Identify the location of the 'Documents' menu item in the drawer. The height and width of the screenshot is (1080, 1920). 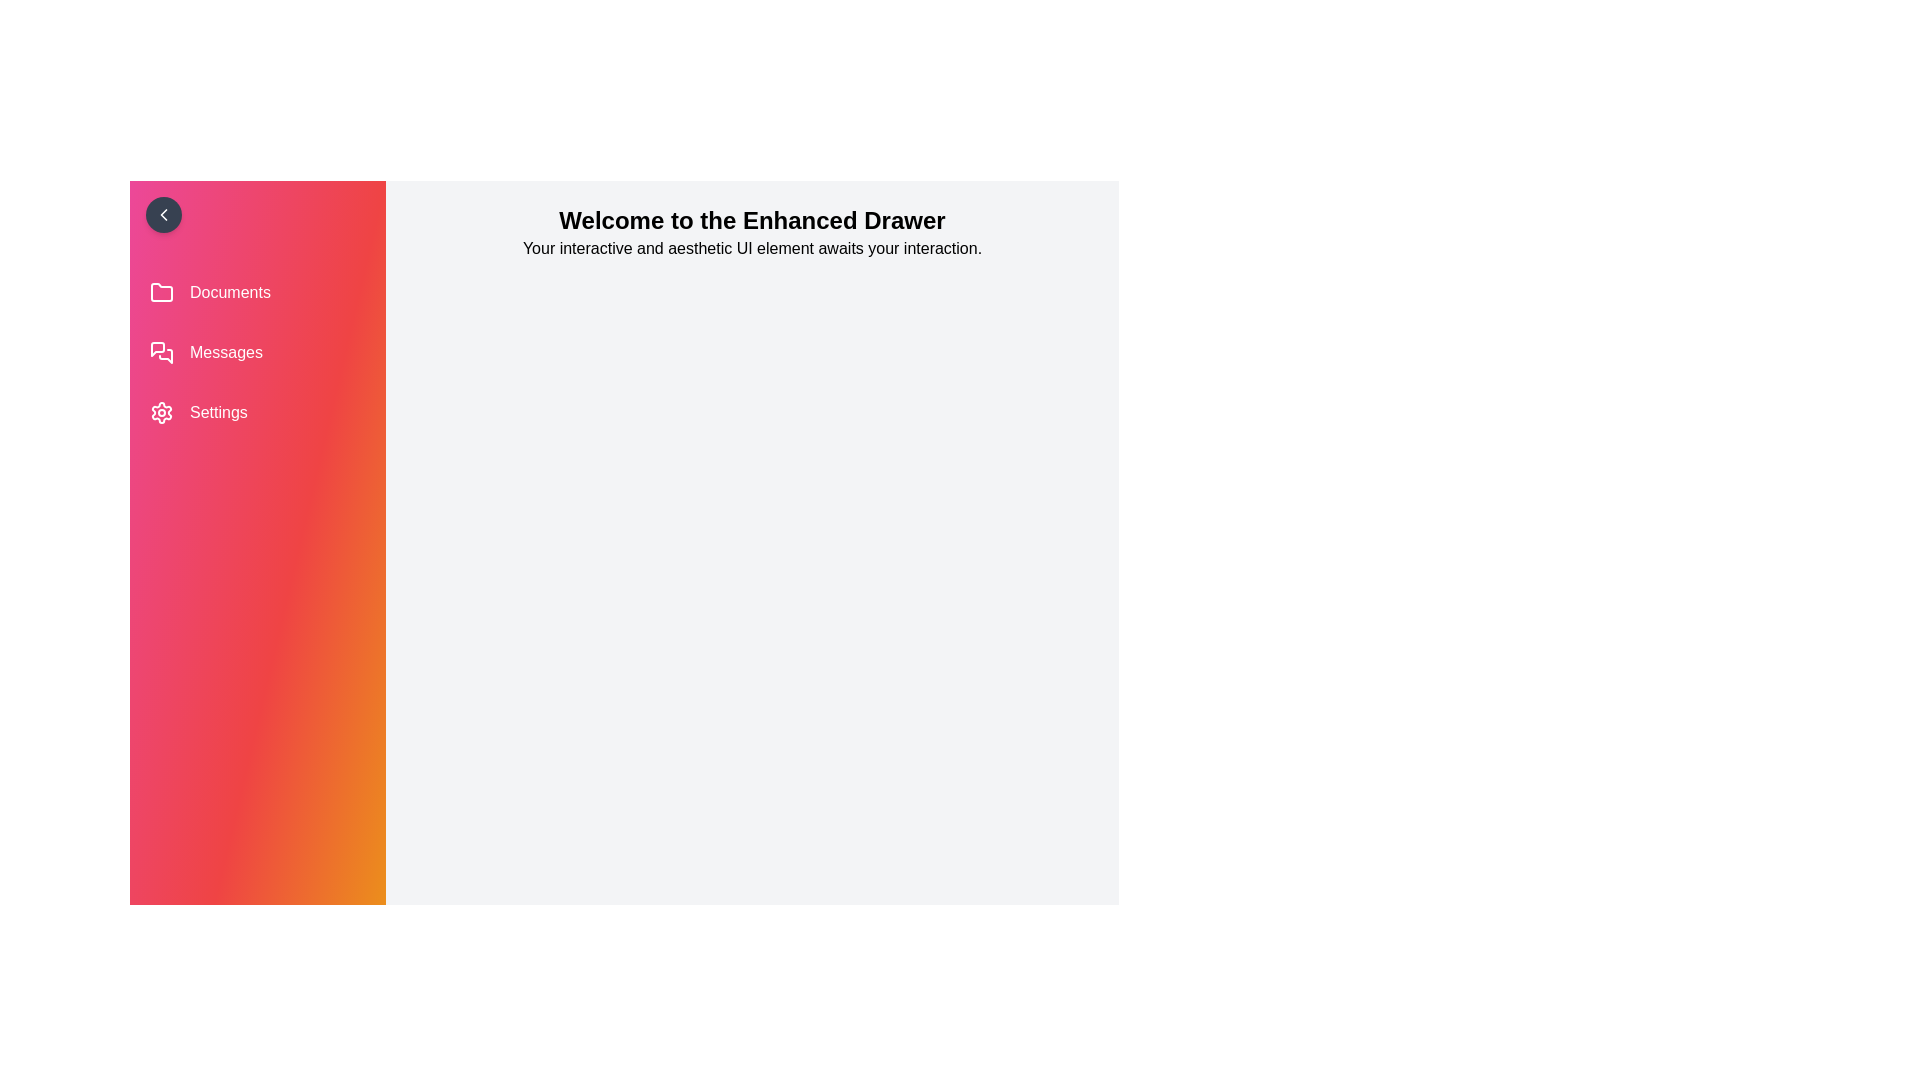
(257, 293).